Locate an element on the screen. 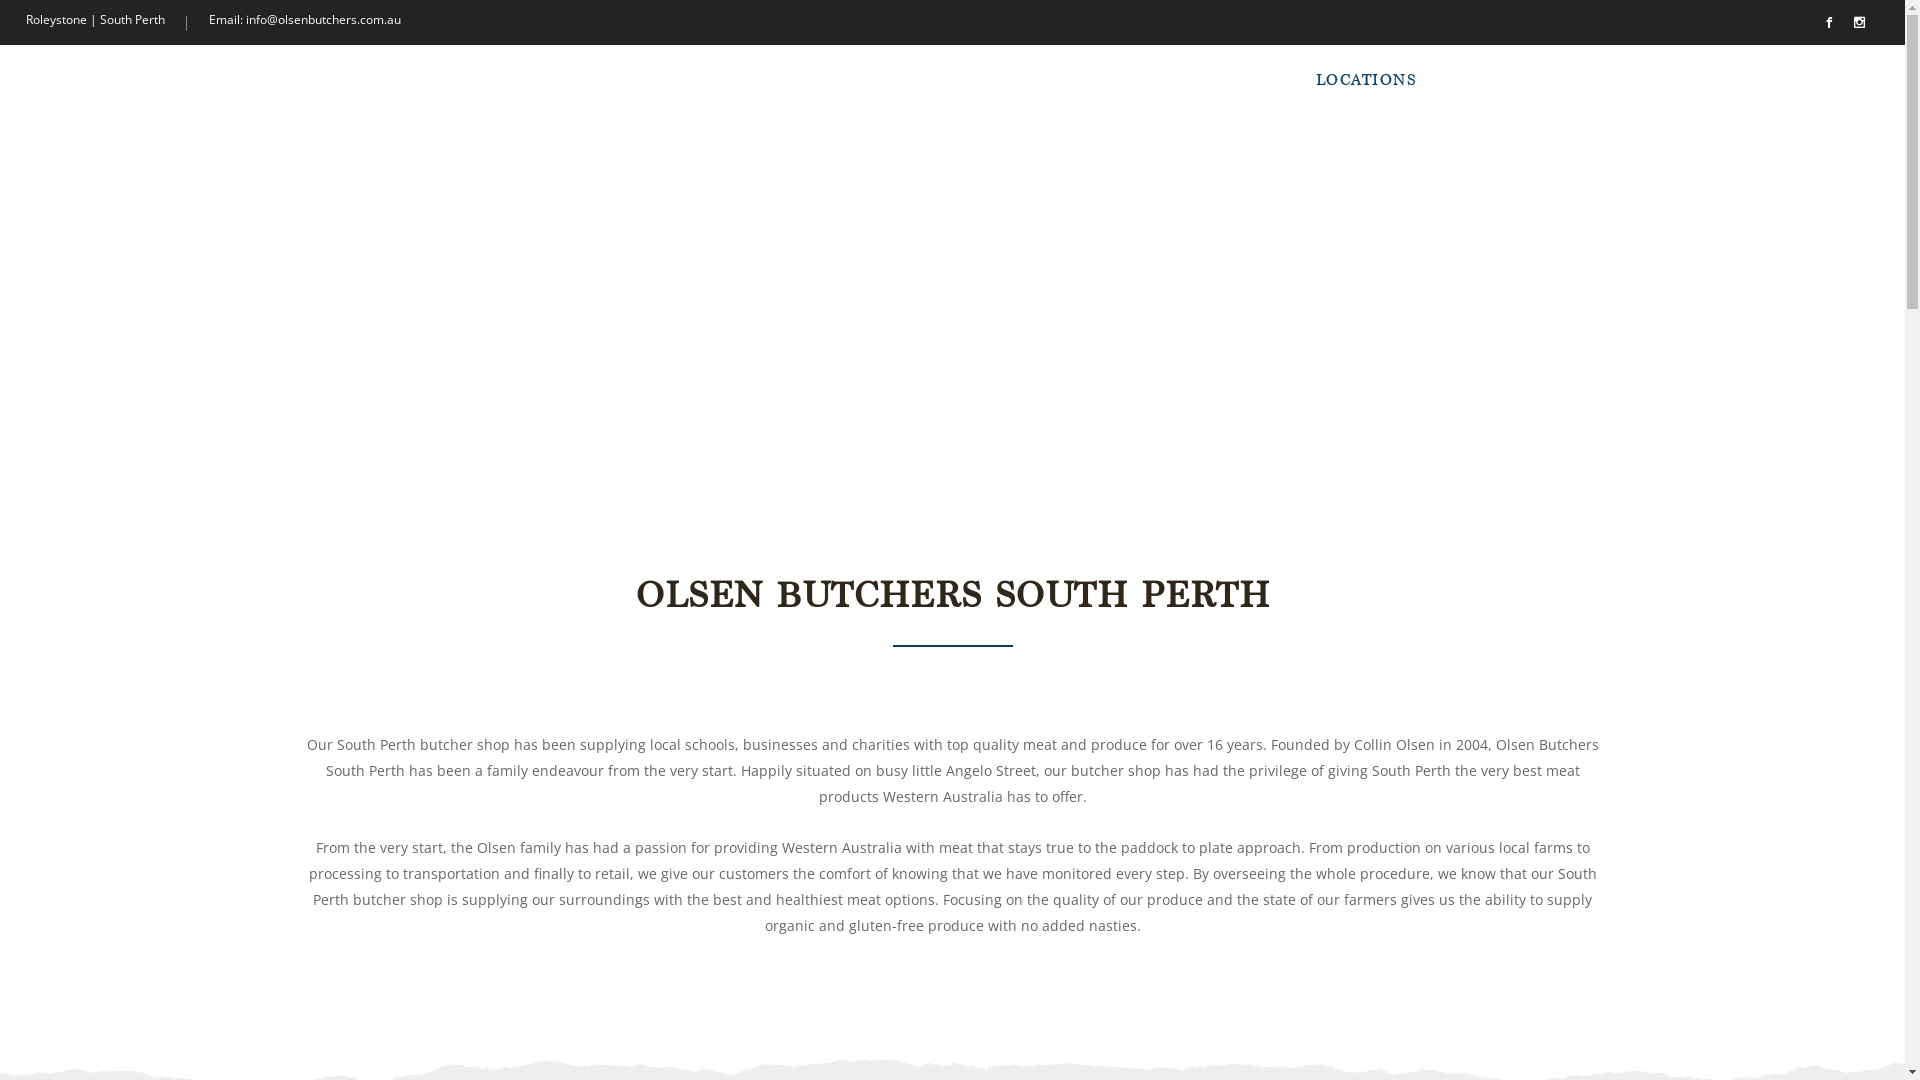  'CONTACT US' is located at coordinates (1755, 78).